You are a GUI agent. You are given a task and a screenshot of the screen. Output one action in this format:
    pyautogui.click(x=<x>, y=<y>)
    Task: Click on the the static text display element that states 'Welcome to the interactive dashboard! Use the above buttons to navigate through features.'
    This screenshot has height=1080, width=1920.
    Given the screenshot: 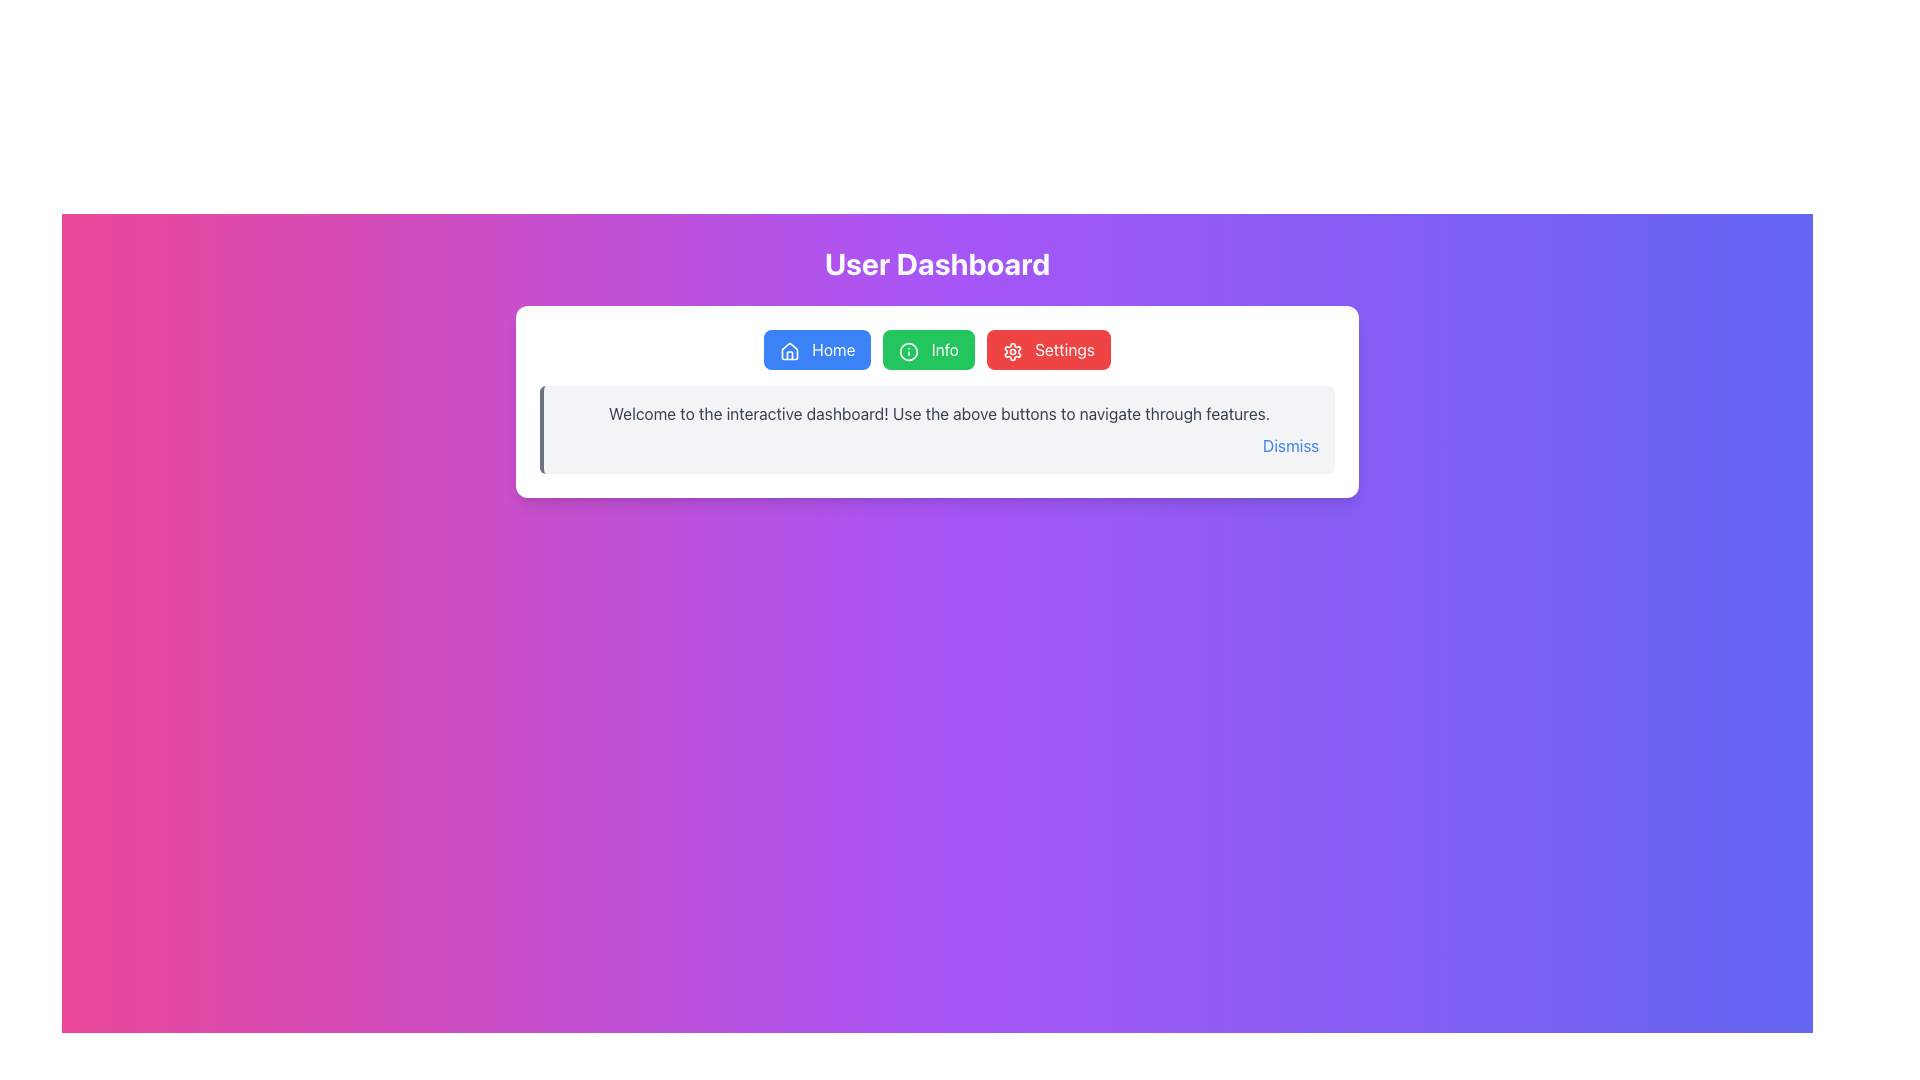 What is the action you would take?
    pyautogui.click(x=938, y=412)
    